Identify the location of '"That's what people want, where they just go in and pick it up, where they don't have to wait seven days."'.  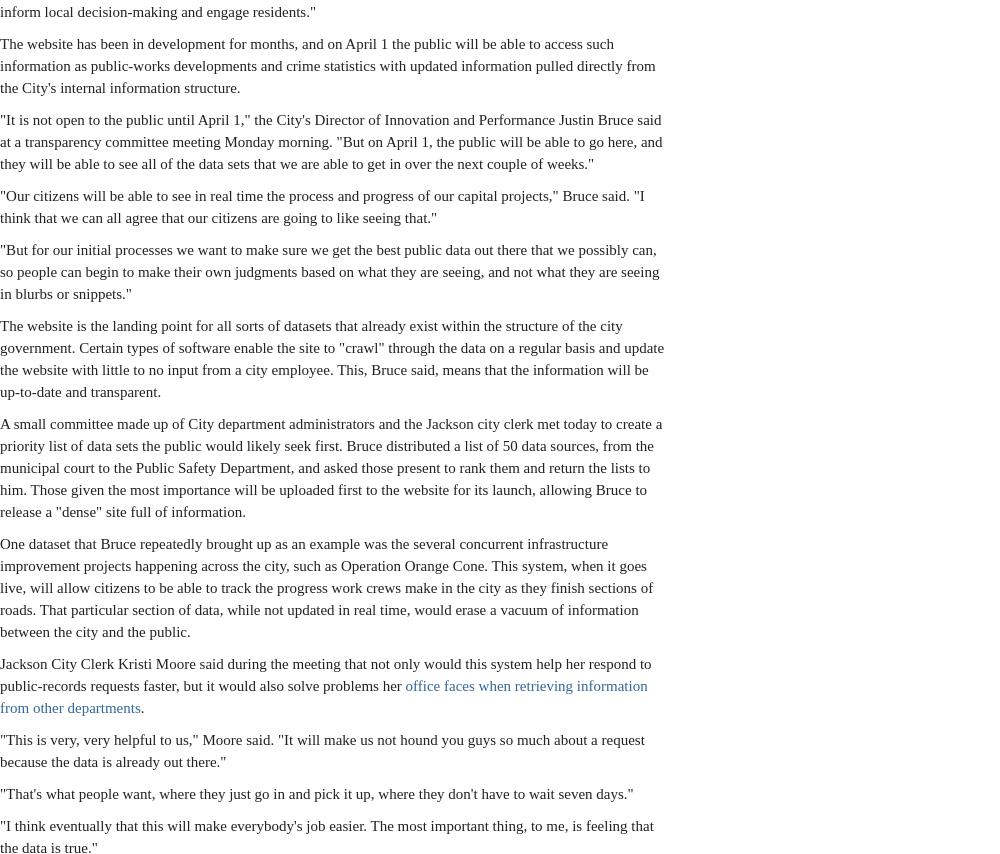
(315, 793).